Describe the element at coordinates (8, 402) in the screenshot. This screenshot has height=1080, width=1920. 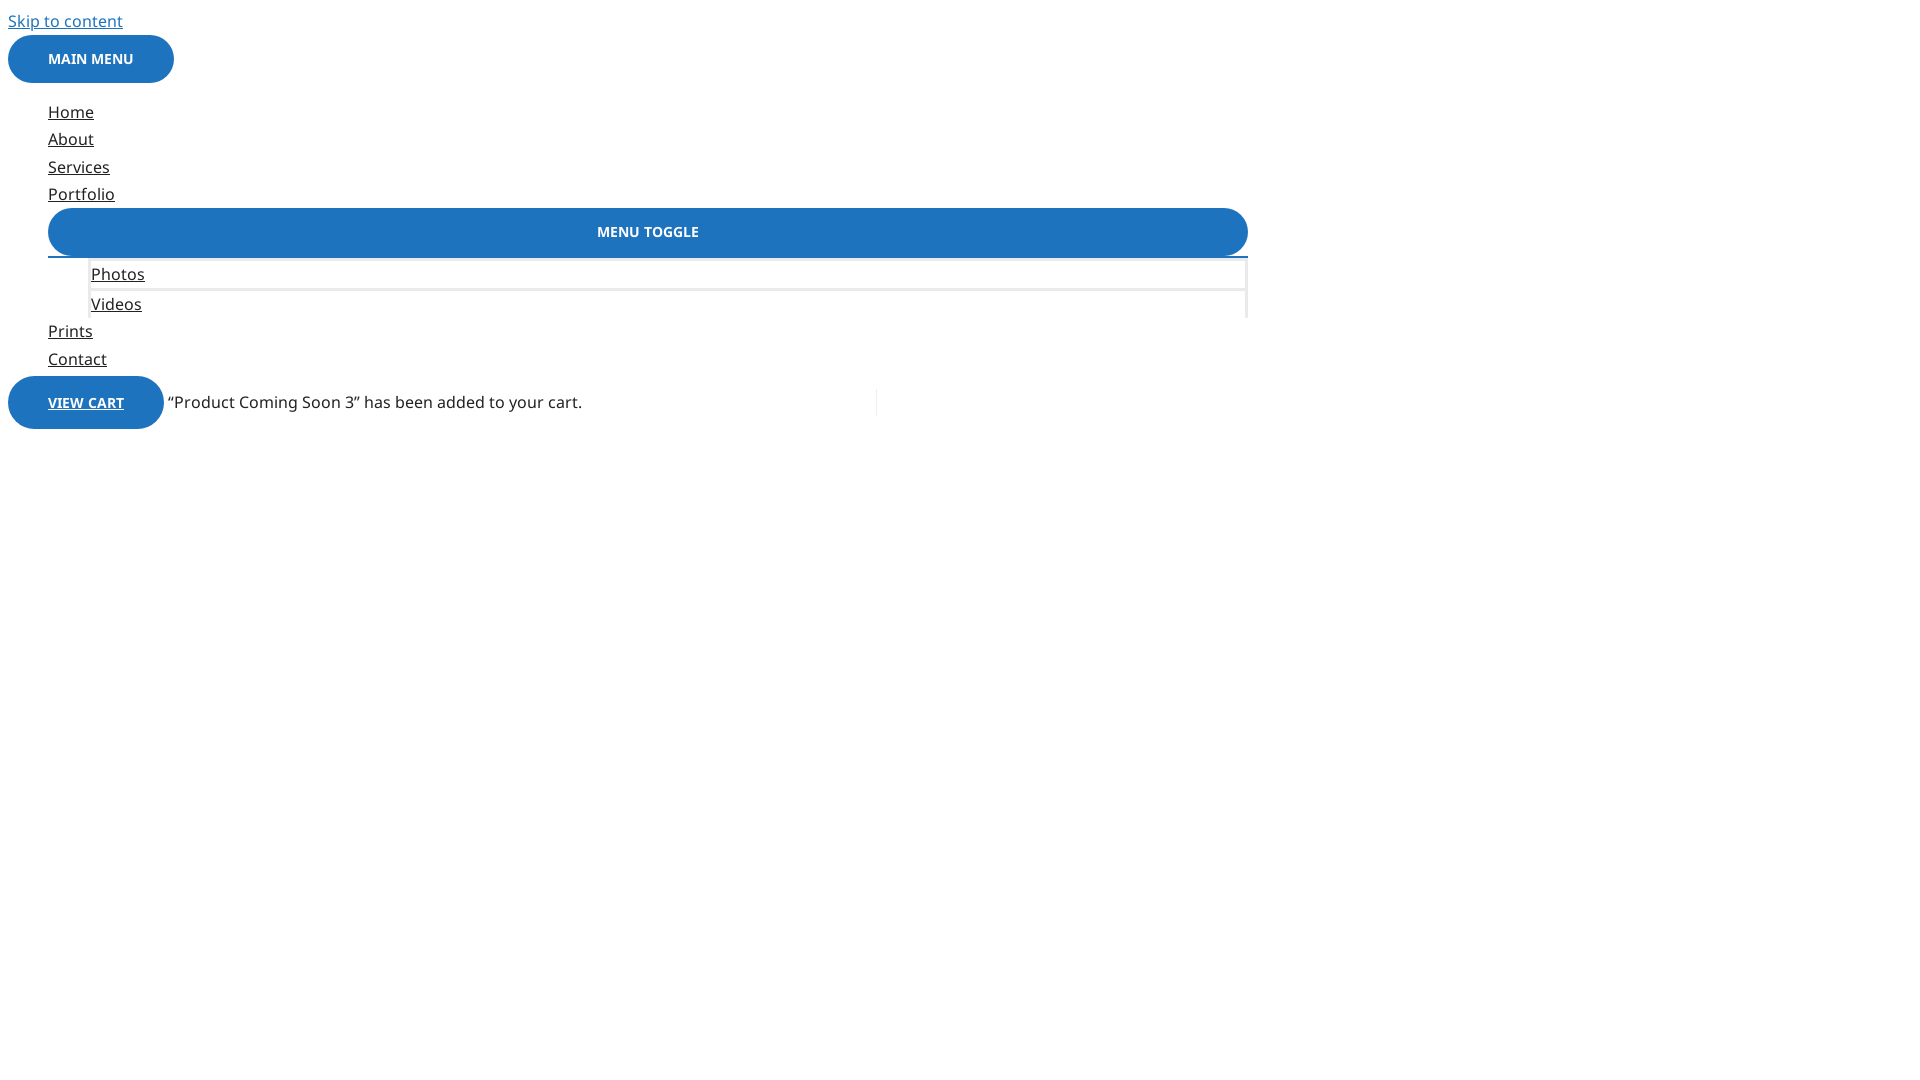
I see `'VIEW CART'` at that location.